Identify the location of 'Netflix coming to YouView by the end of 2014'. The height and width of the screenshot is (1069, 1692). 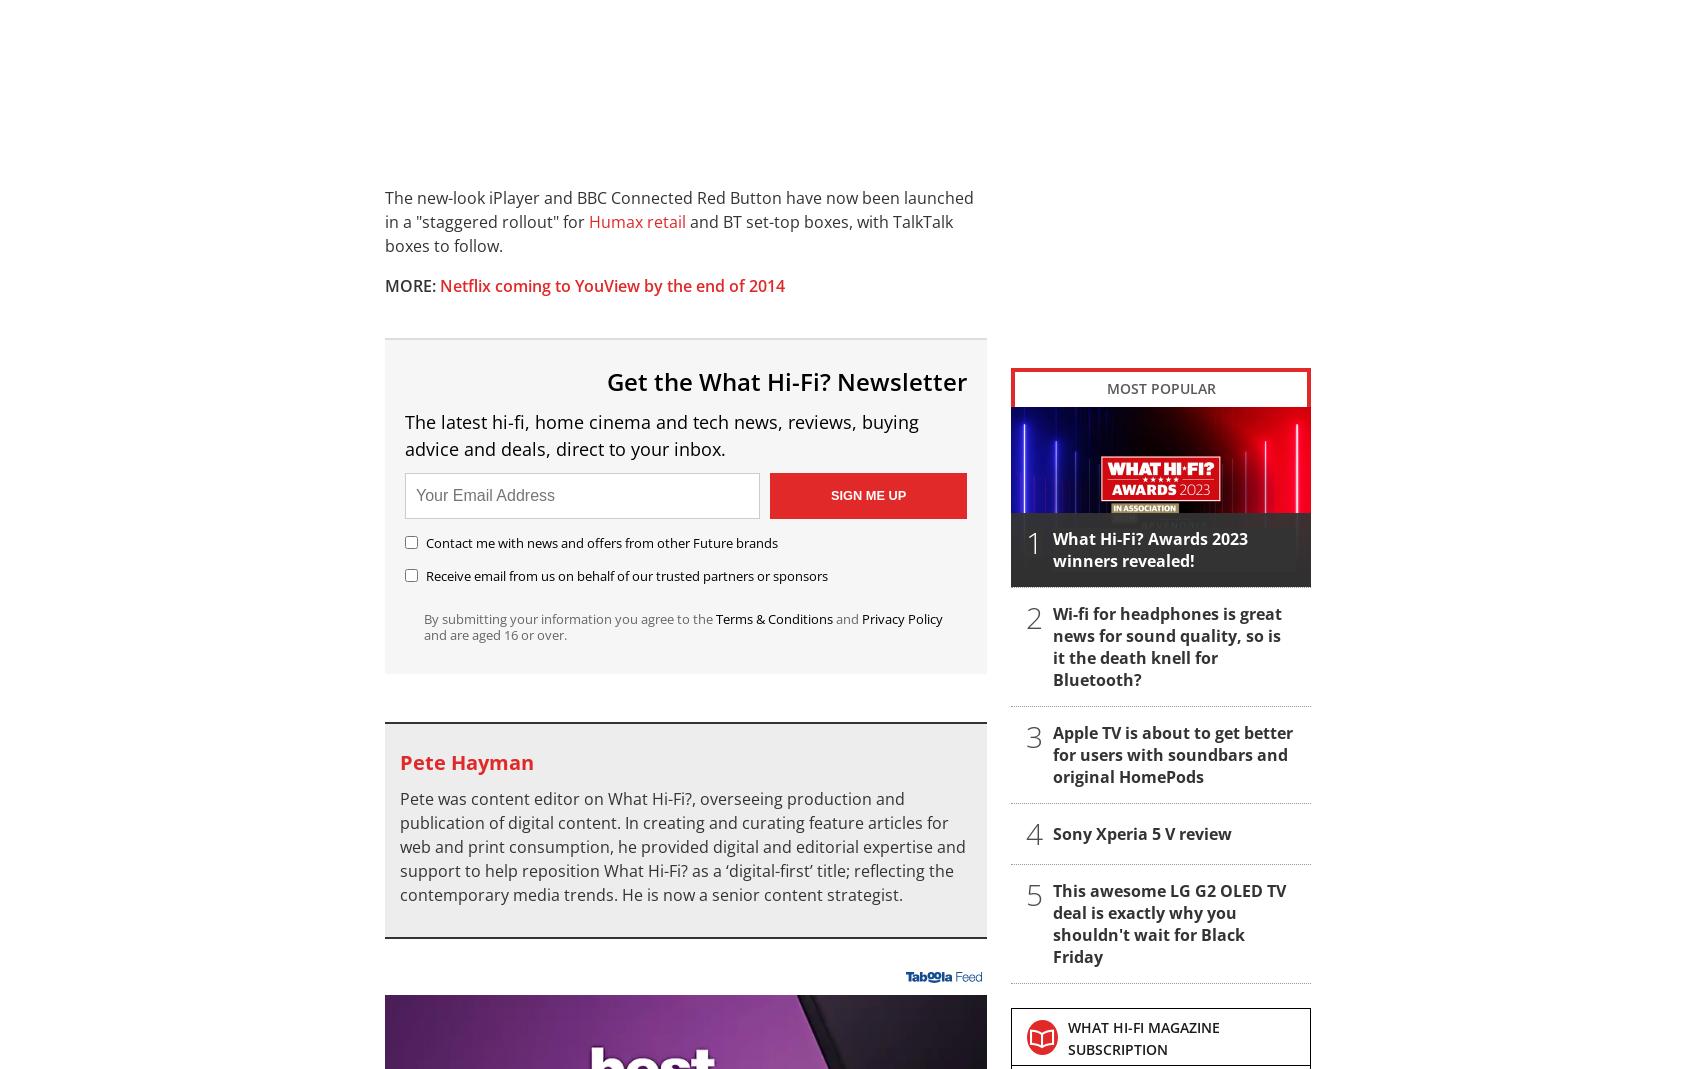
(611, 284).